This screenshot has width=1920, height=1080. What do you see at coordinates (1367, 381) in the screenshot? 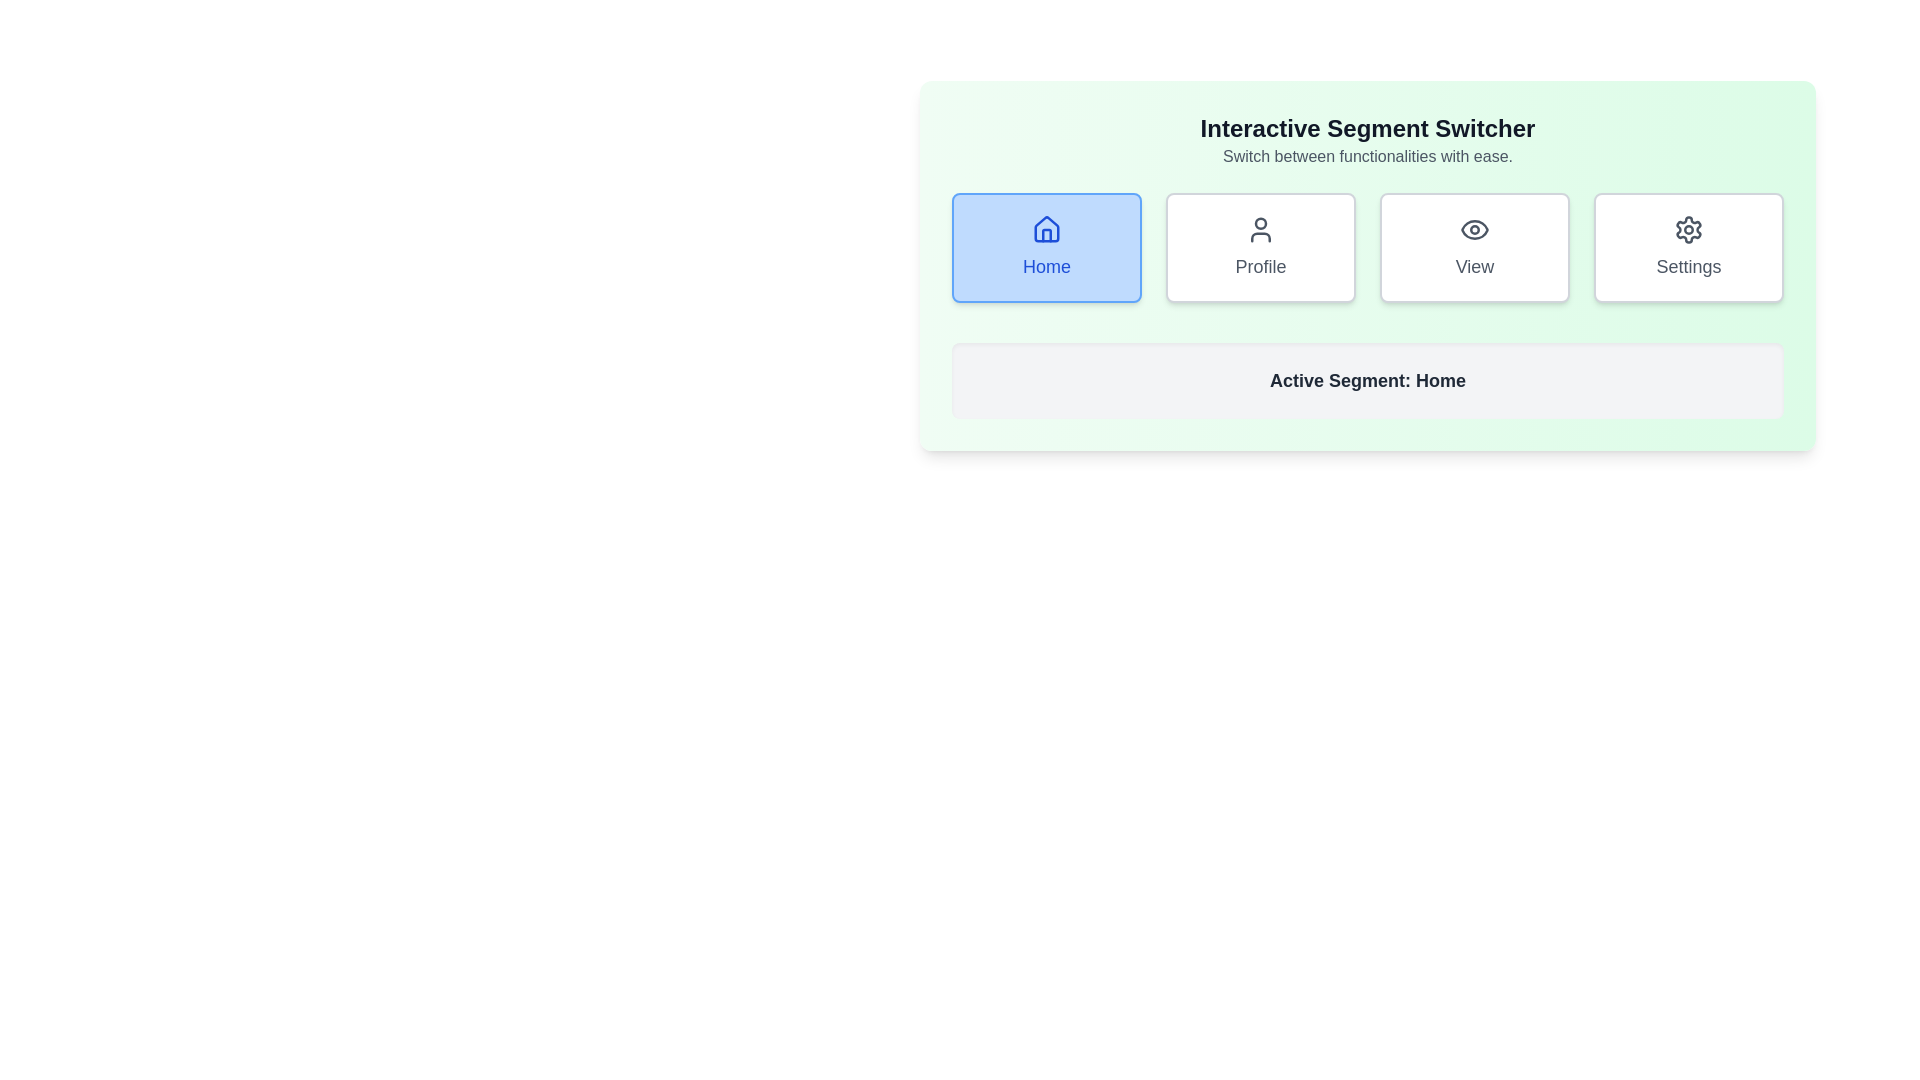
I see `the text label that indicates the currently active segment or selection in the interface, located centrally below the interactive options ('Home', 'Profile', 'View', 'Settings')` at bounding box center [1367, 381].